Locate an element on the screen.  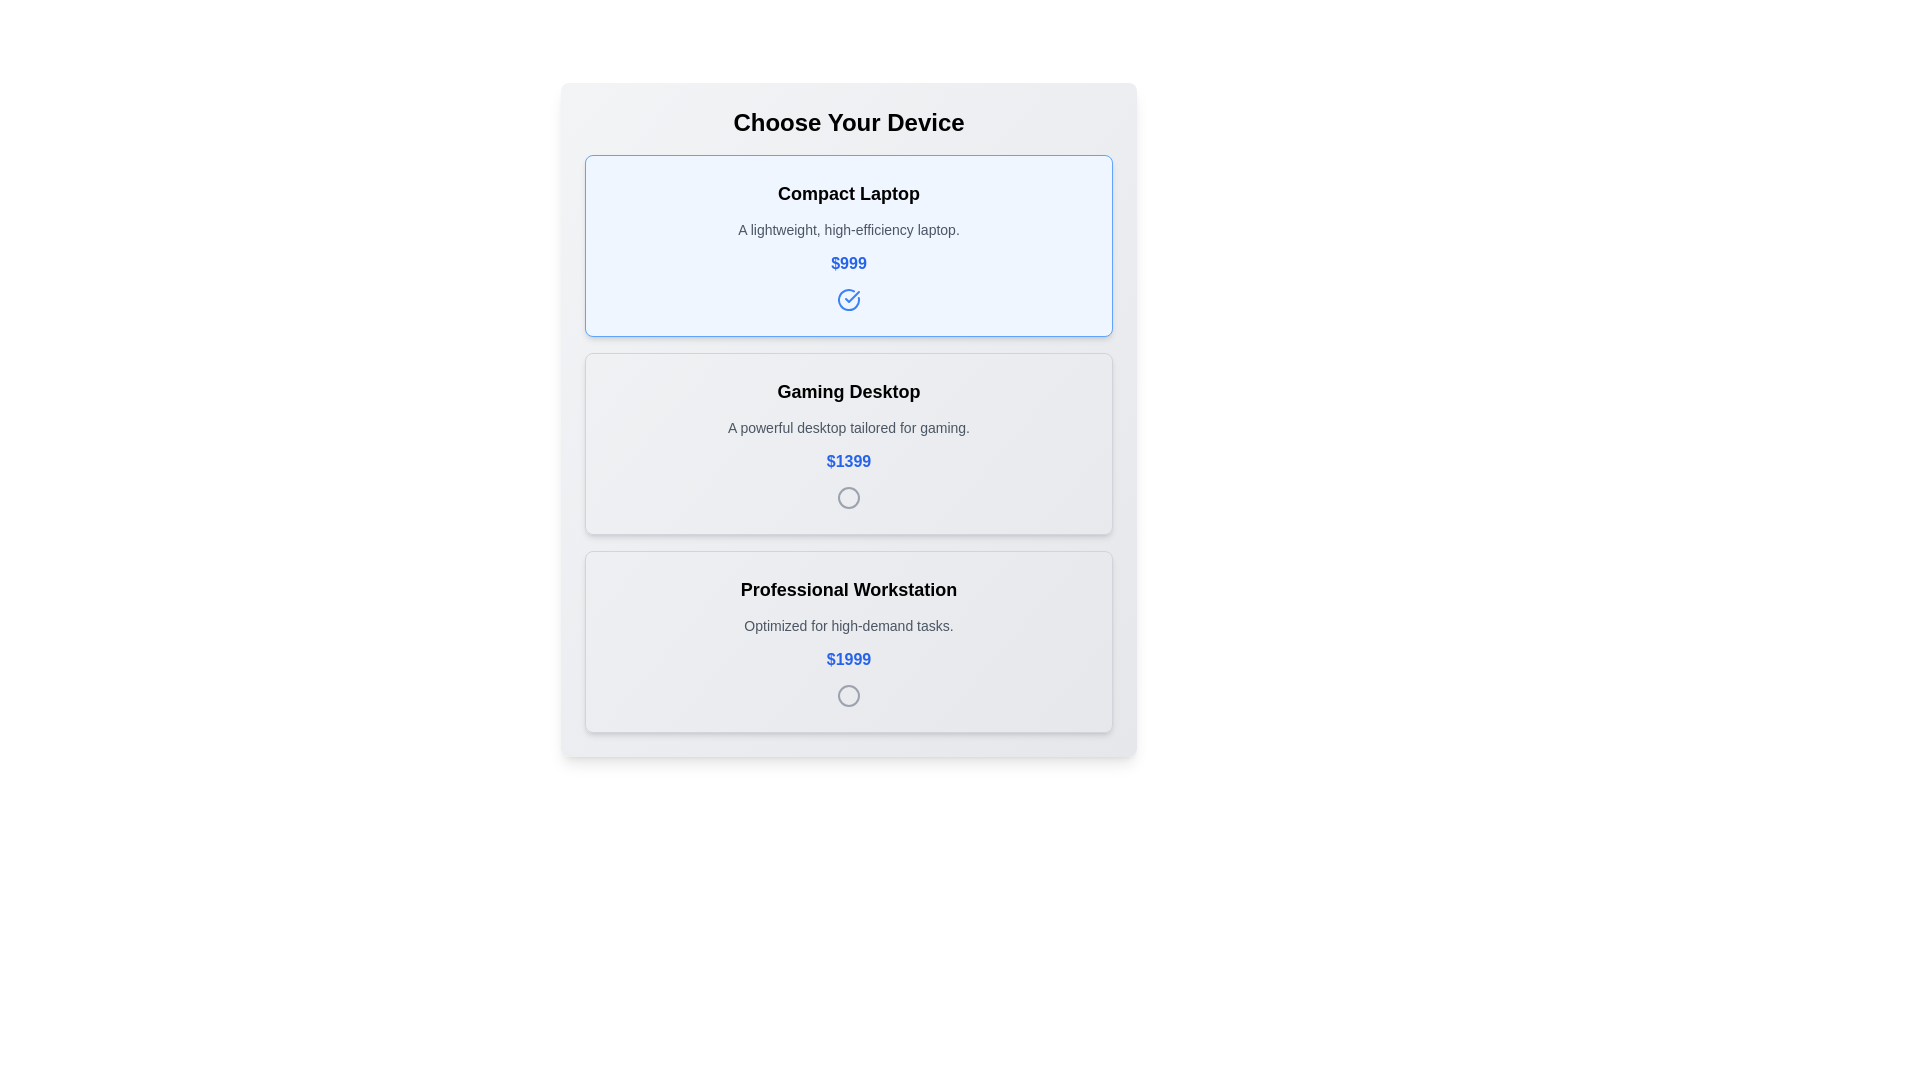
the visual confirmation mark indicating the 'Compact Laptop' selection has been made, located beneath the '$999' price text in the selection card is located at coordinates (849, 300).